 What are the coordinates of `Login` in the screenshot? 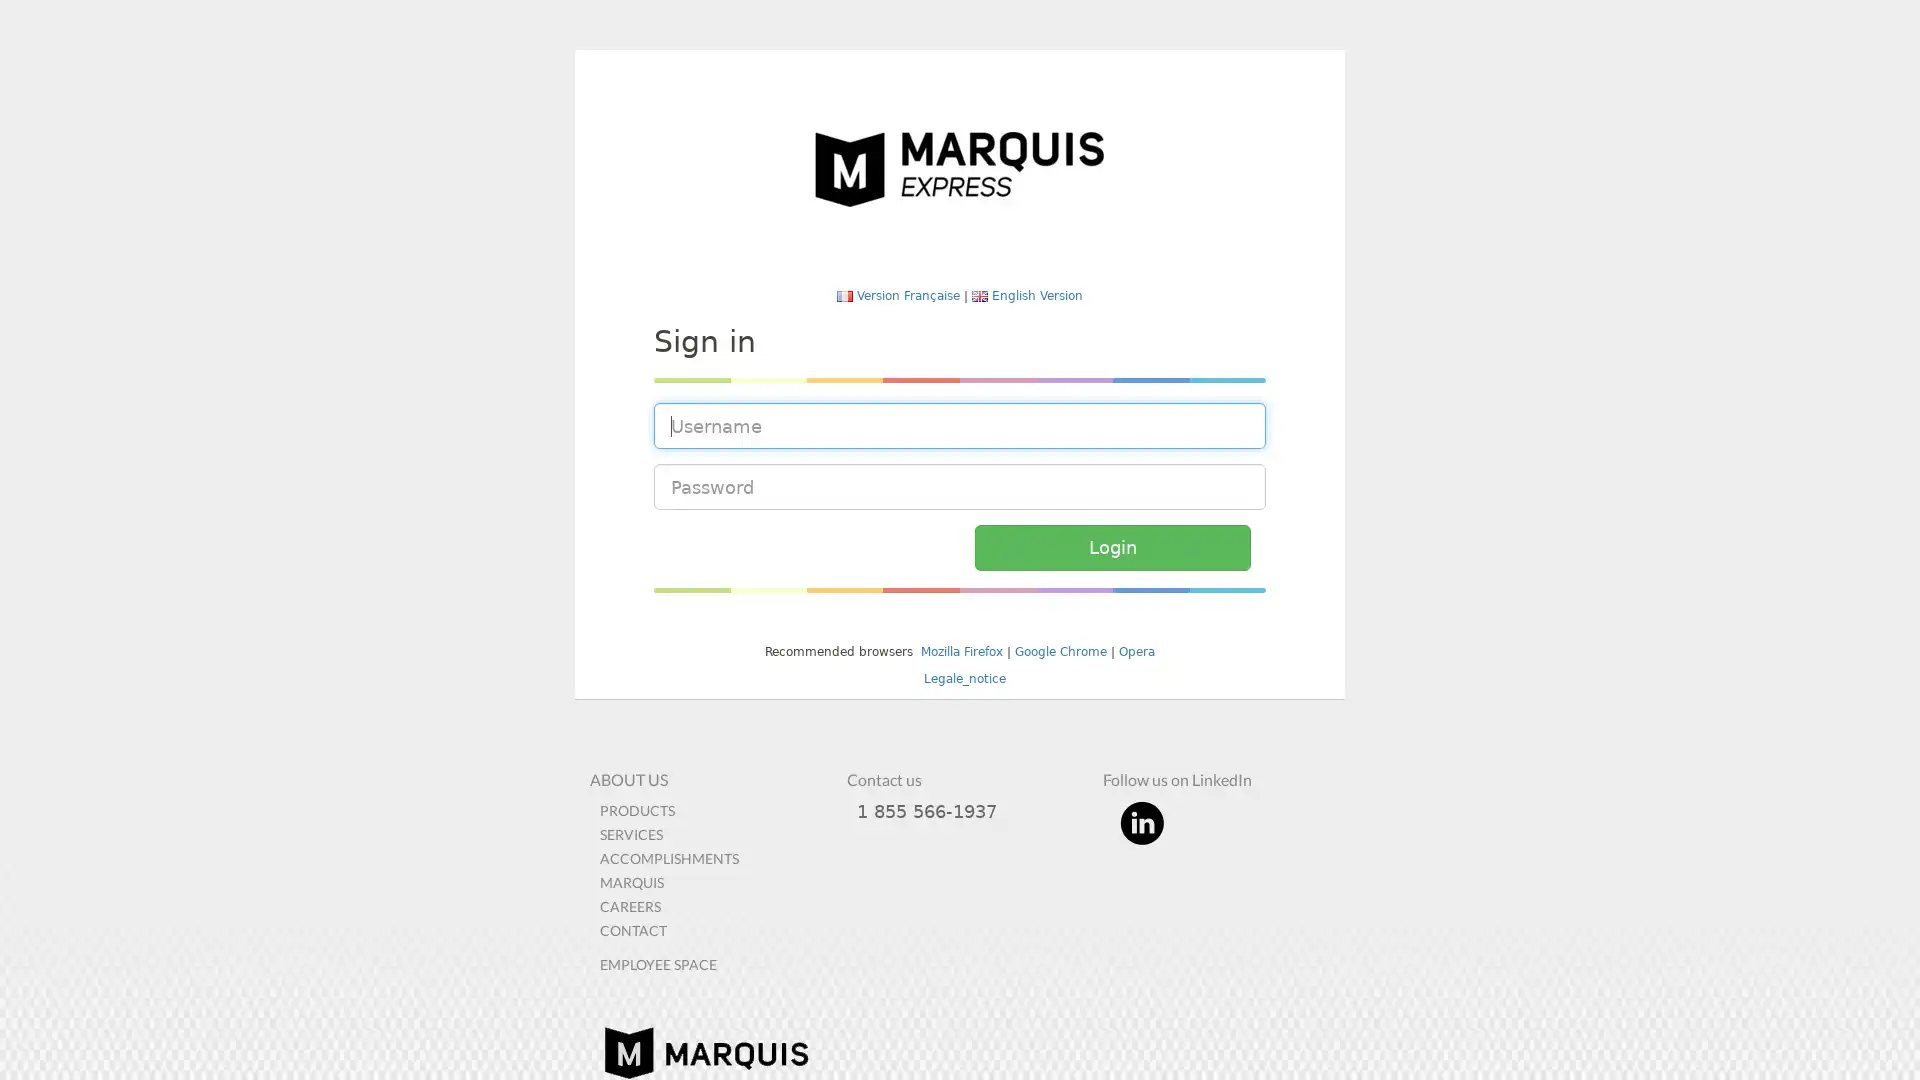 It's located at (1111, 547).